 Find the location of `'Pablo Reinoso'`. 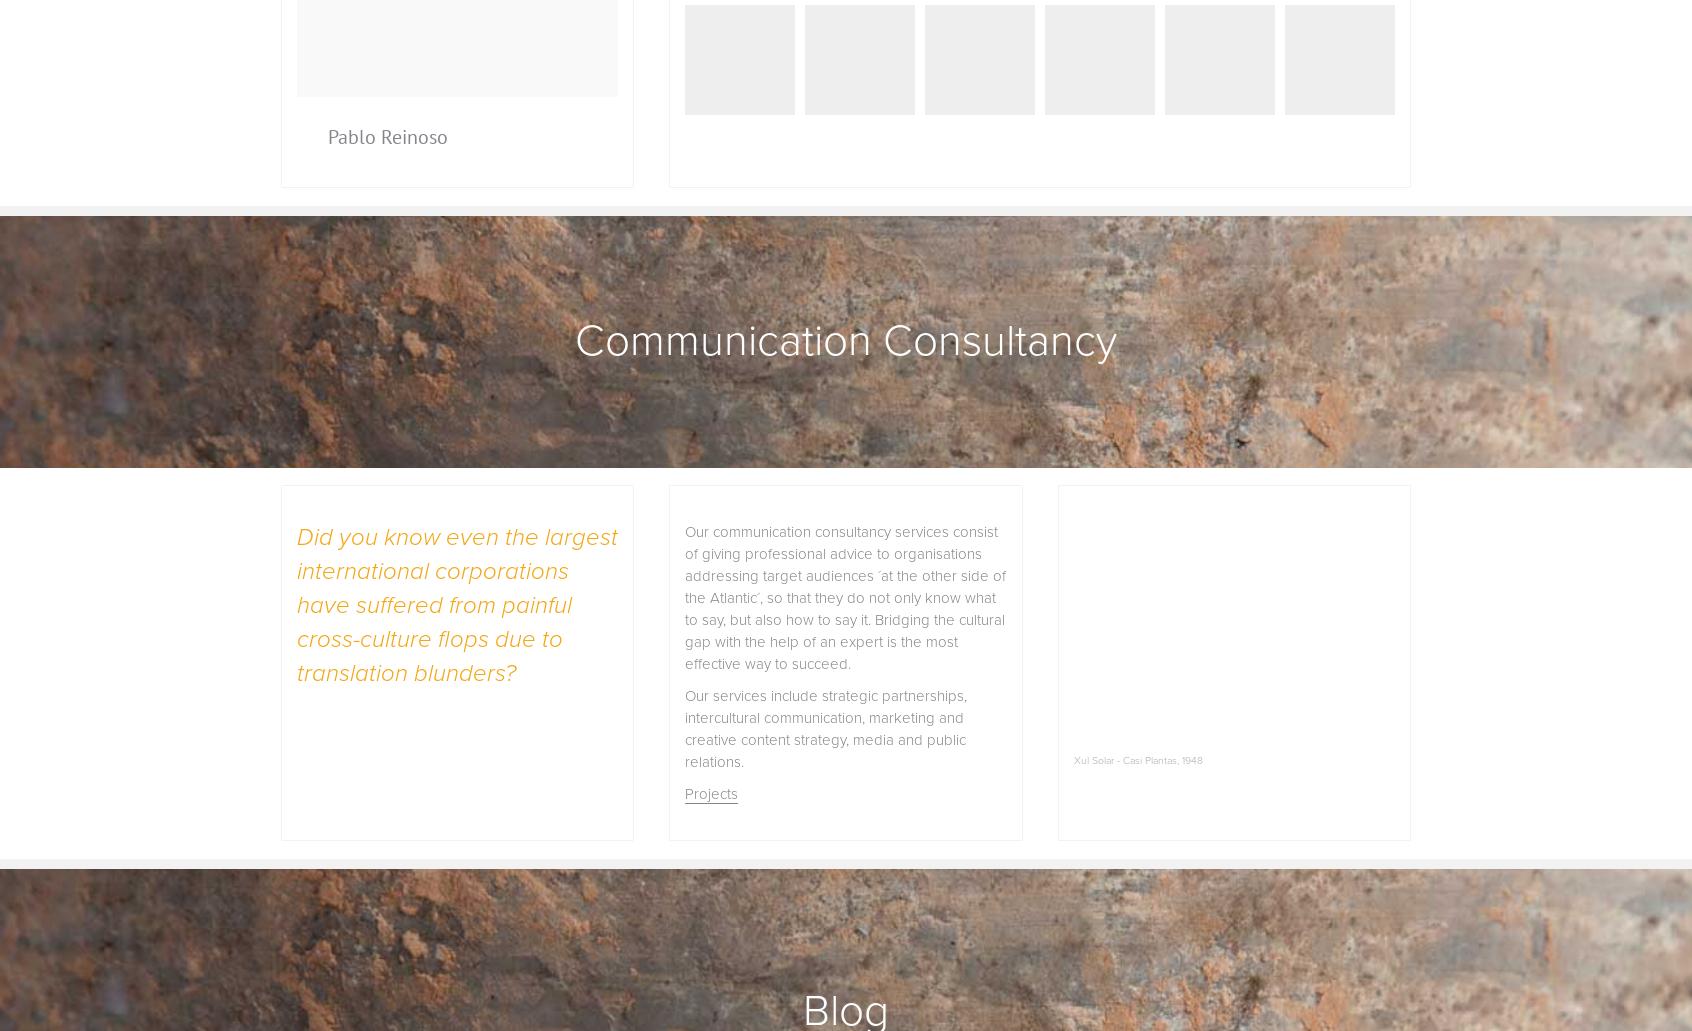

'Pablo Reinoso' is located at coordinates (386, 136).